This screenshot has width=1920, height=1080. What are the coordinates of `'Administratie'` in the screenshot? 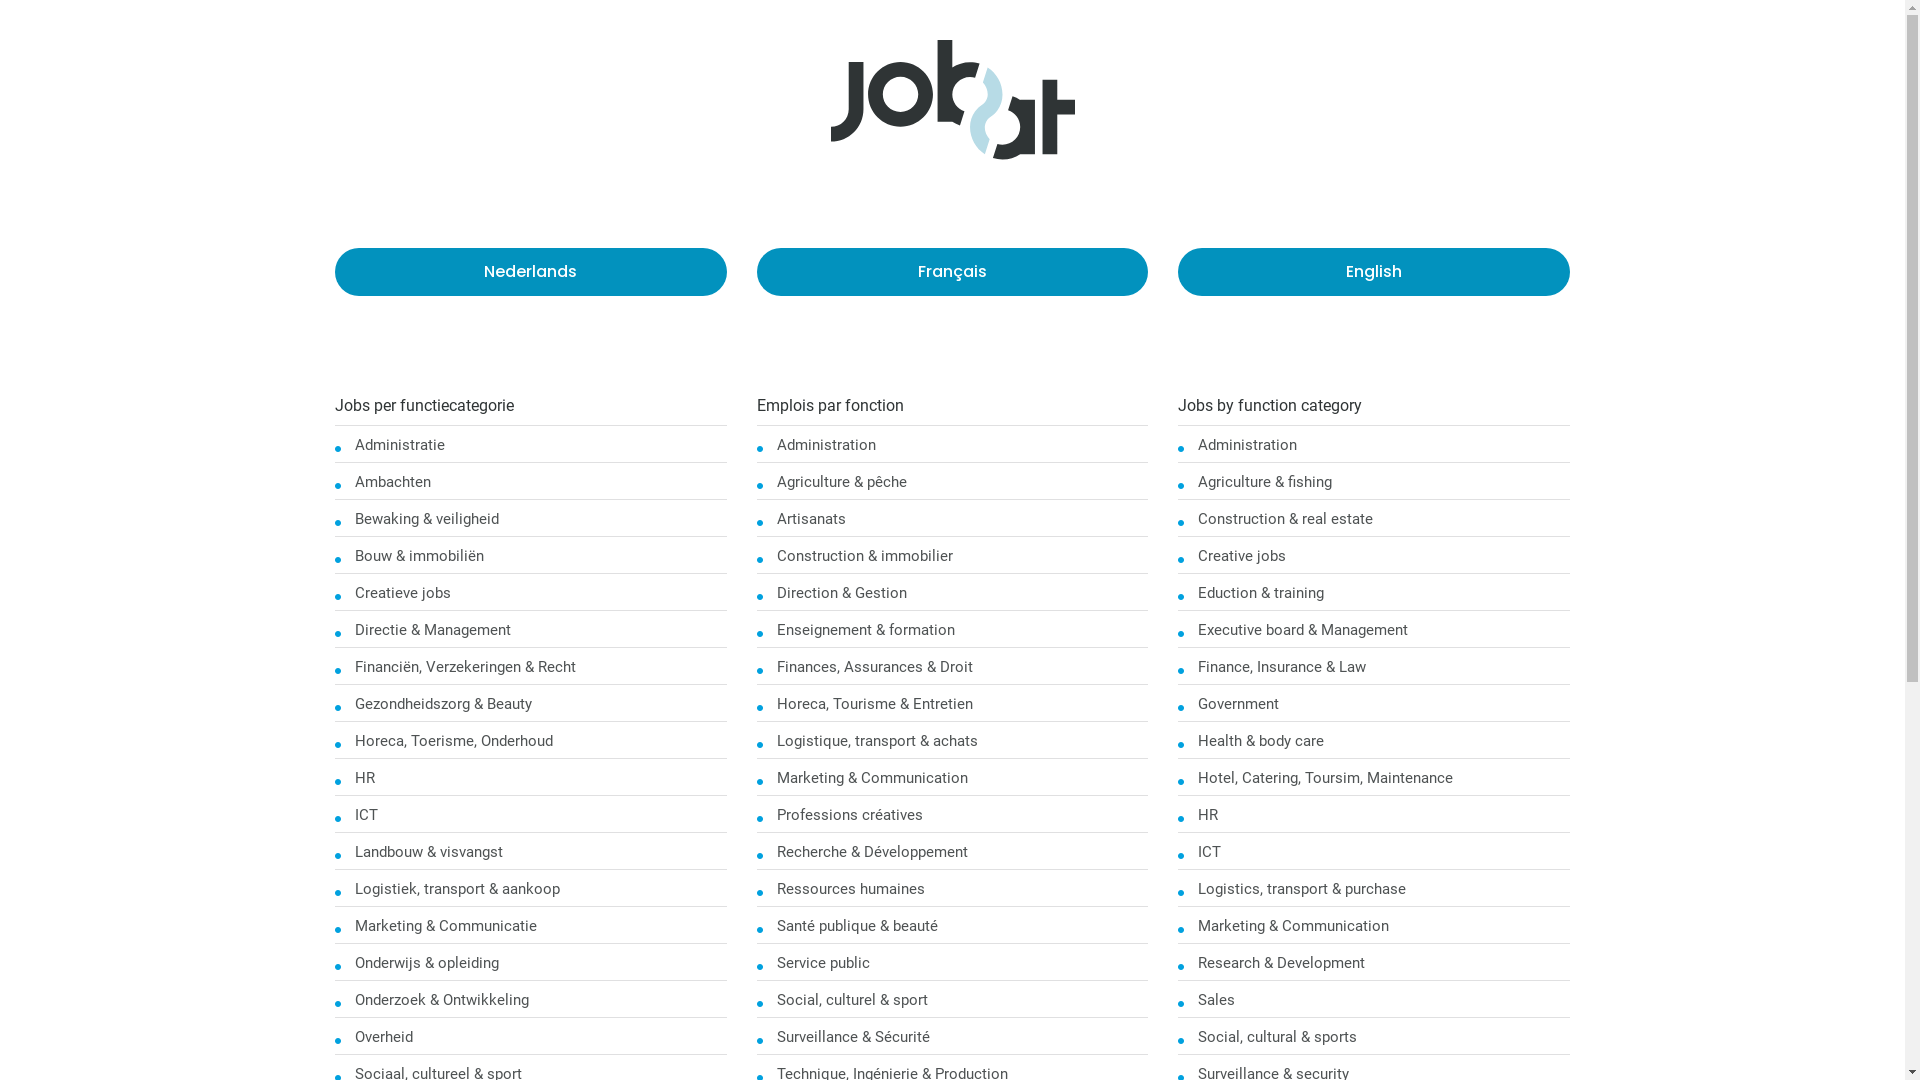 It's located at (399, 443).